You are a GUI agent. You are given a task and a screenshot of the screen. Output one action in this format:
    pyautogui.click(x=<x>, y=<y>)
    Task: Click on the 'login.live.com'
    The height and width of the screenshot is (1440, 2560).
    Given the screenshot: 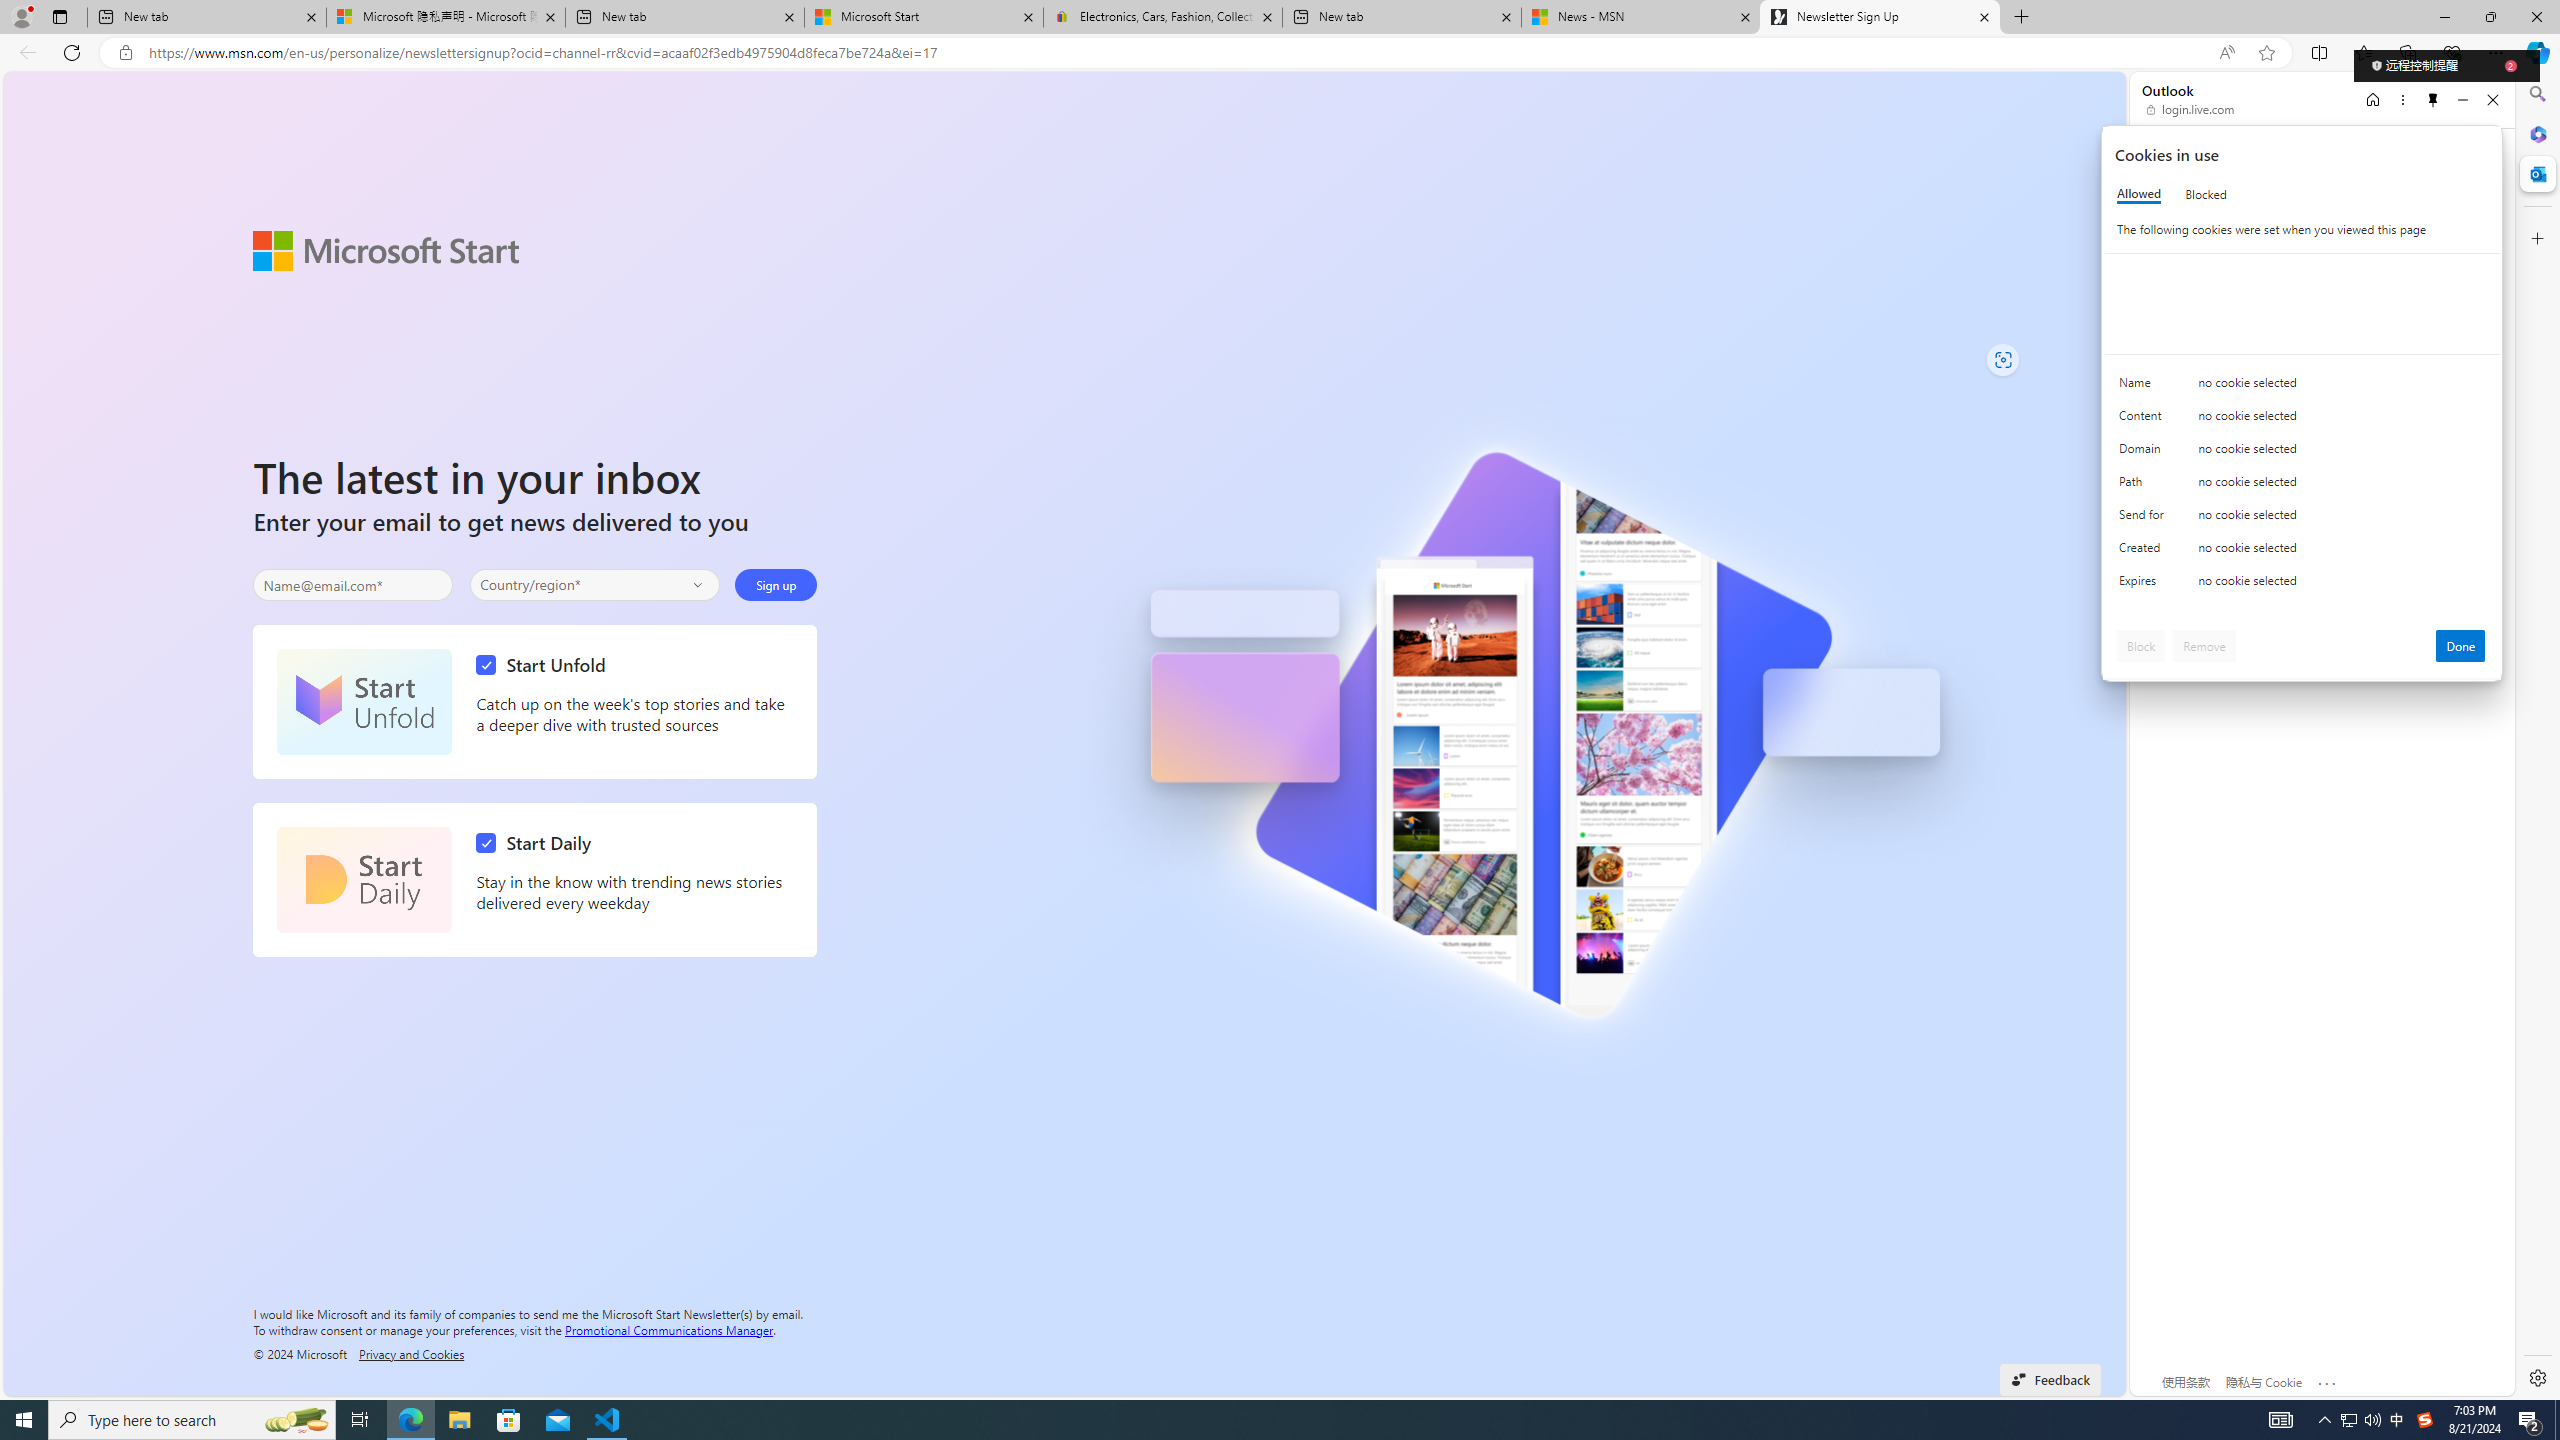 What is the action you would take?
    pyautogui.click(x=2190, y=108)
    